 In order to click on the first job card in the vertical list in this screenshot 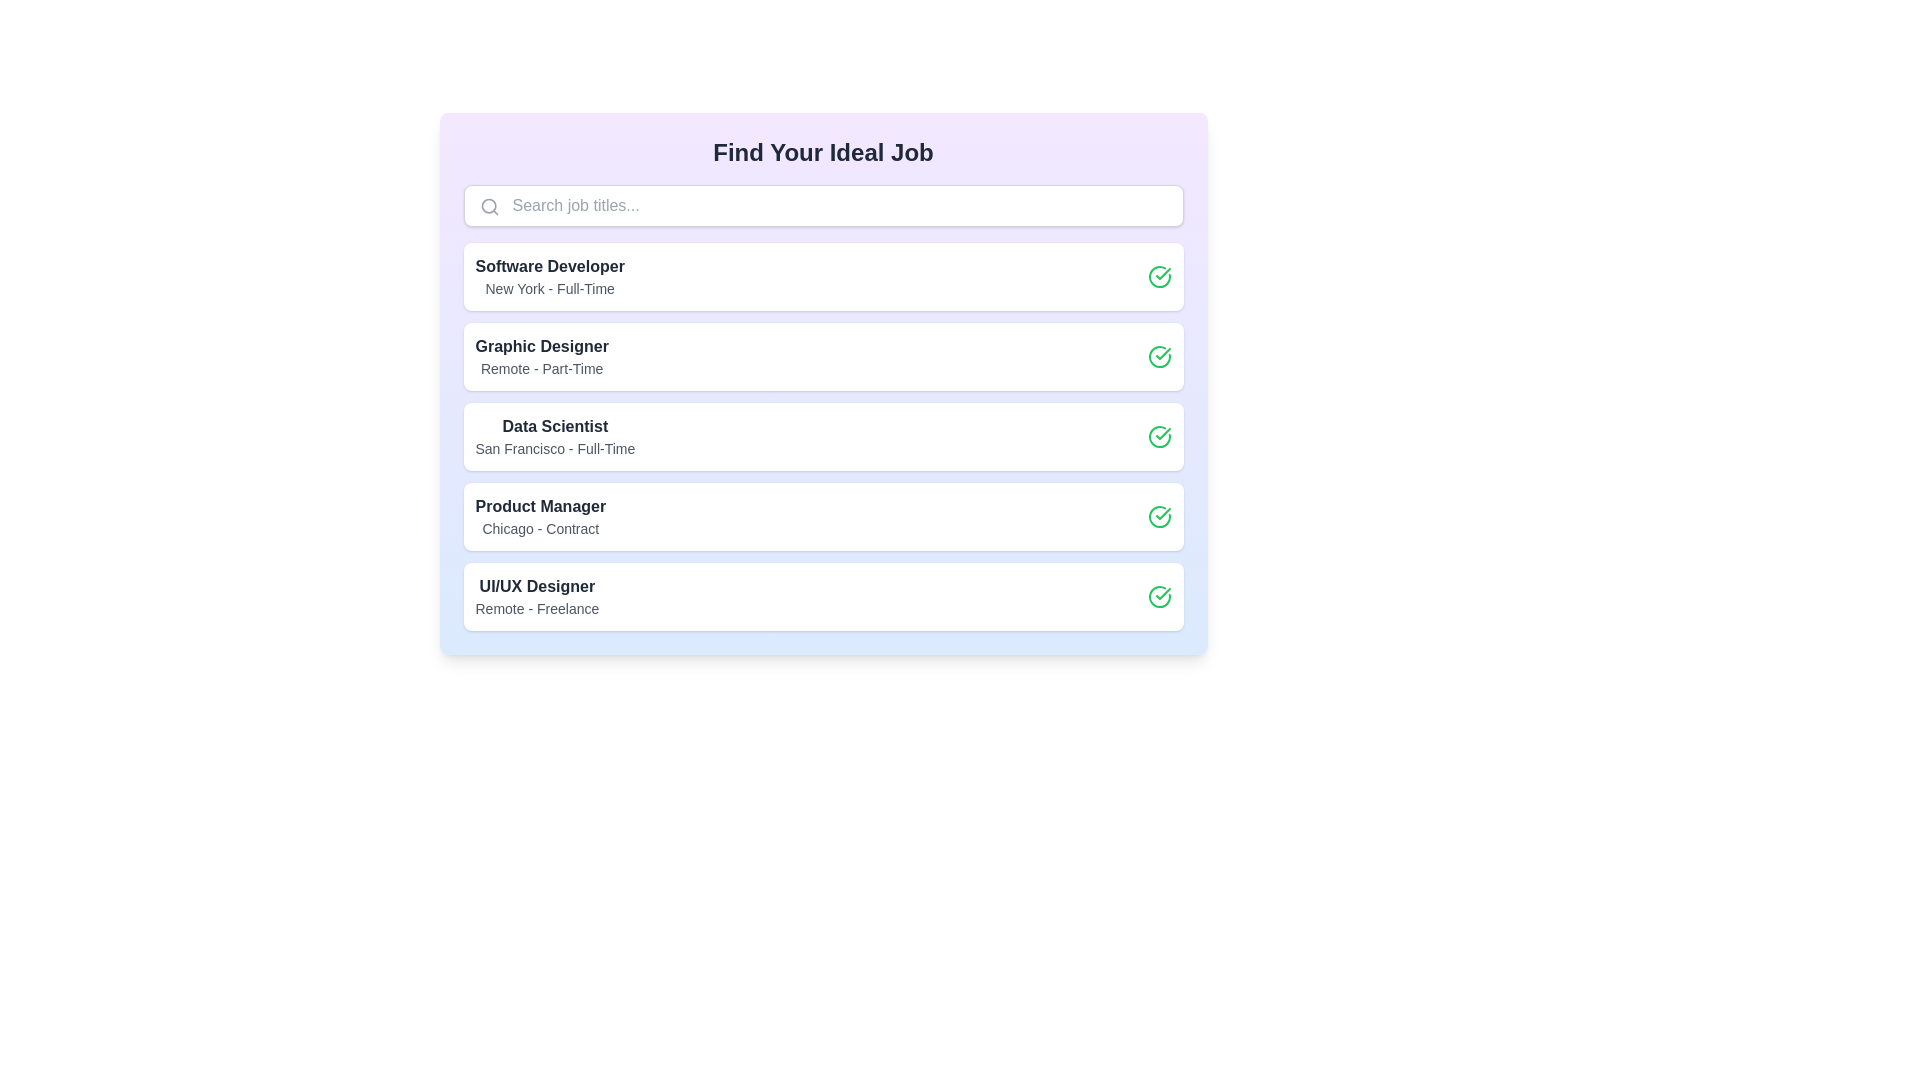, I will do `click(823, 277)`.